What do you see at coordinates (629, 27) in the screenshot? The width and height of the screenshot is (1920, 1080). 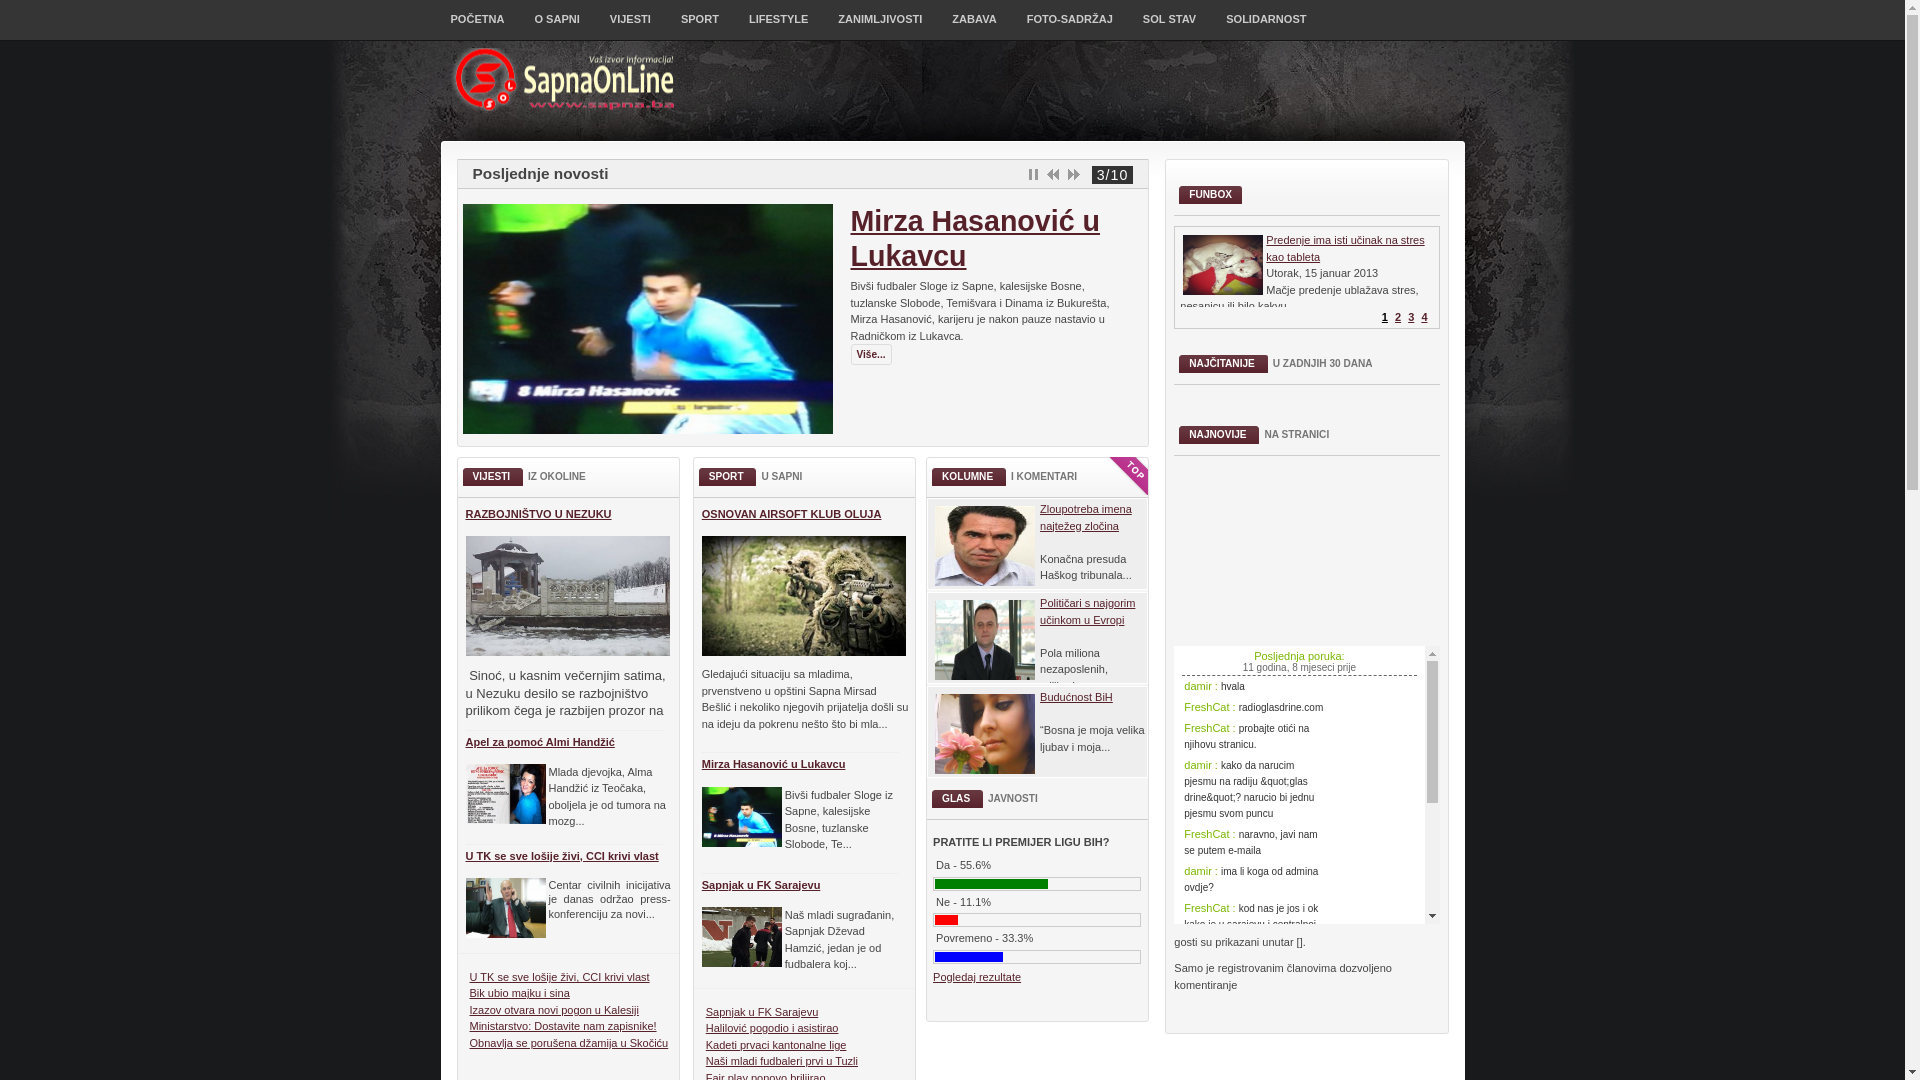 I see `'VIJESTI'` at bounding box center [629, 27].